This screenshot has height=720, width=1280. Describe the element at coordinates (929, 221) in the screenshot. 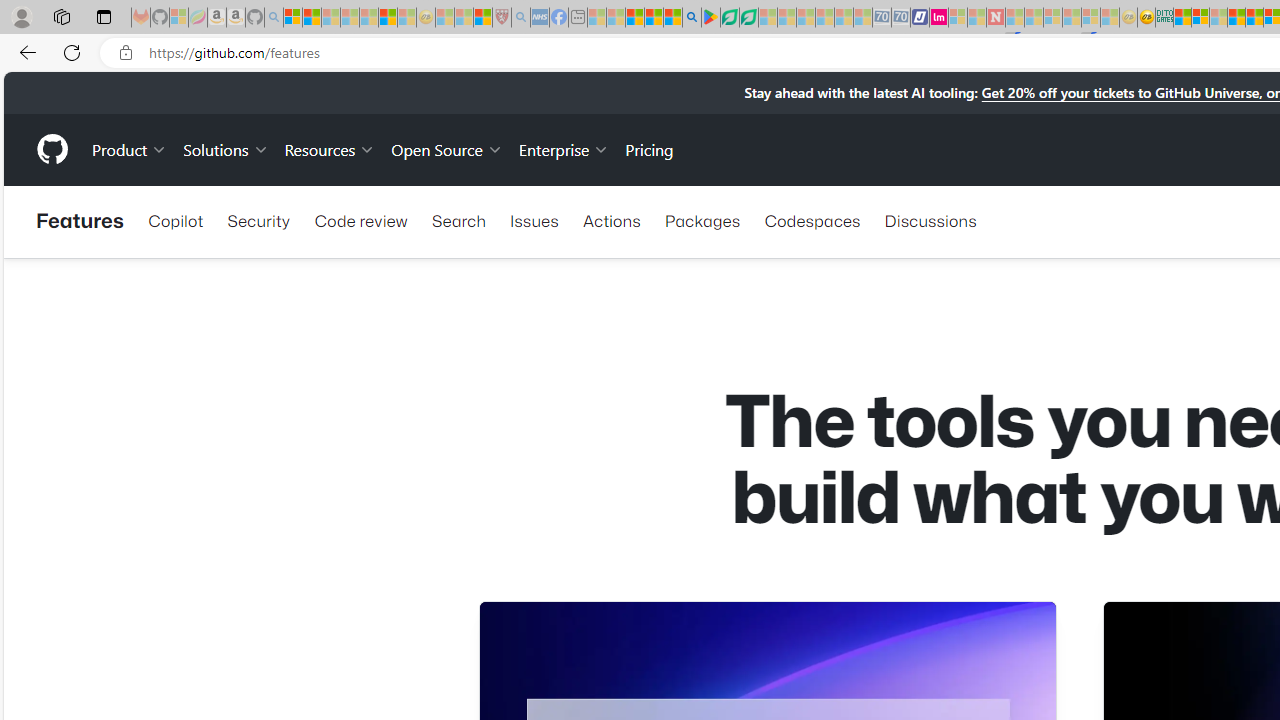

I see `'Discussions'` at that location.